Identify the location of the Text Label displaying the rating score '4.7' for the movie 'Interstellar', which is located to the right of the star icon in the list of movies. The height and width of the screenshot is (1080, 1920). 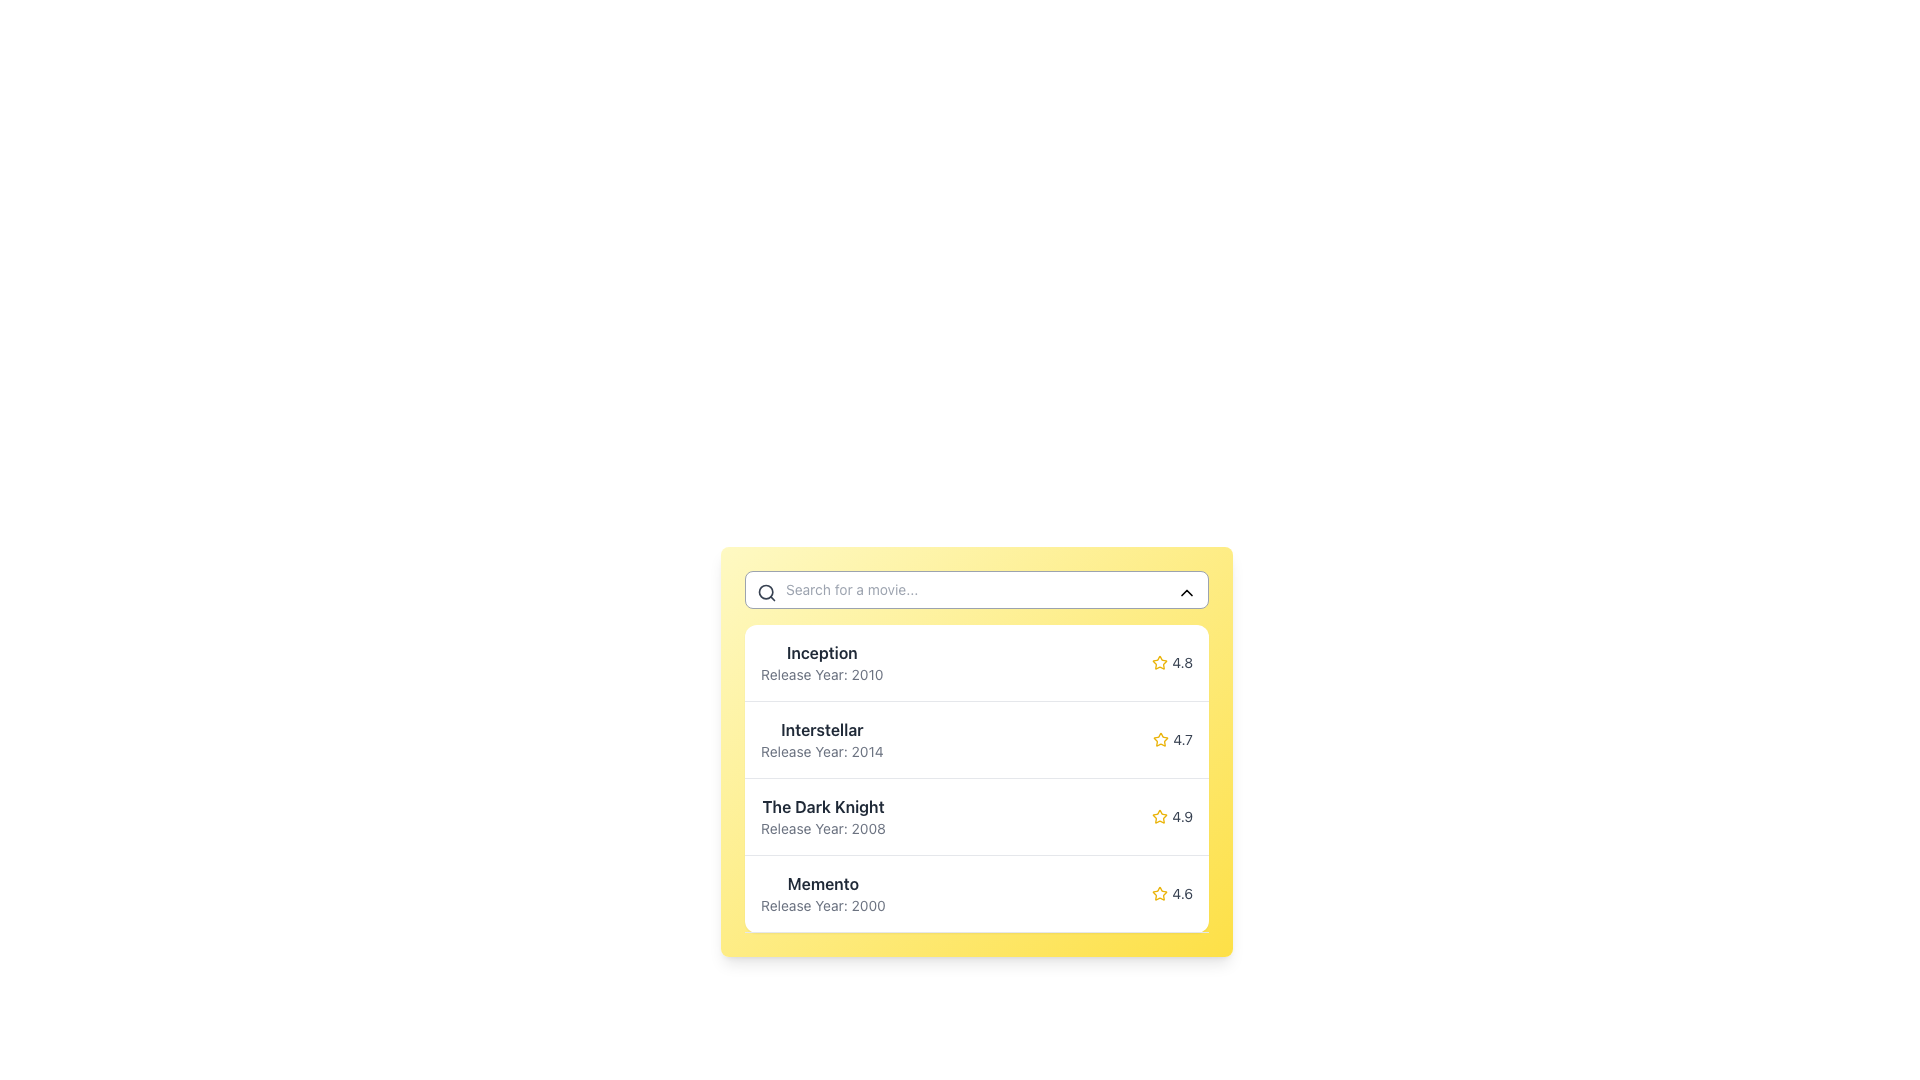
(1183, 740).